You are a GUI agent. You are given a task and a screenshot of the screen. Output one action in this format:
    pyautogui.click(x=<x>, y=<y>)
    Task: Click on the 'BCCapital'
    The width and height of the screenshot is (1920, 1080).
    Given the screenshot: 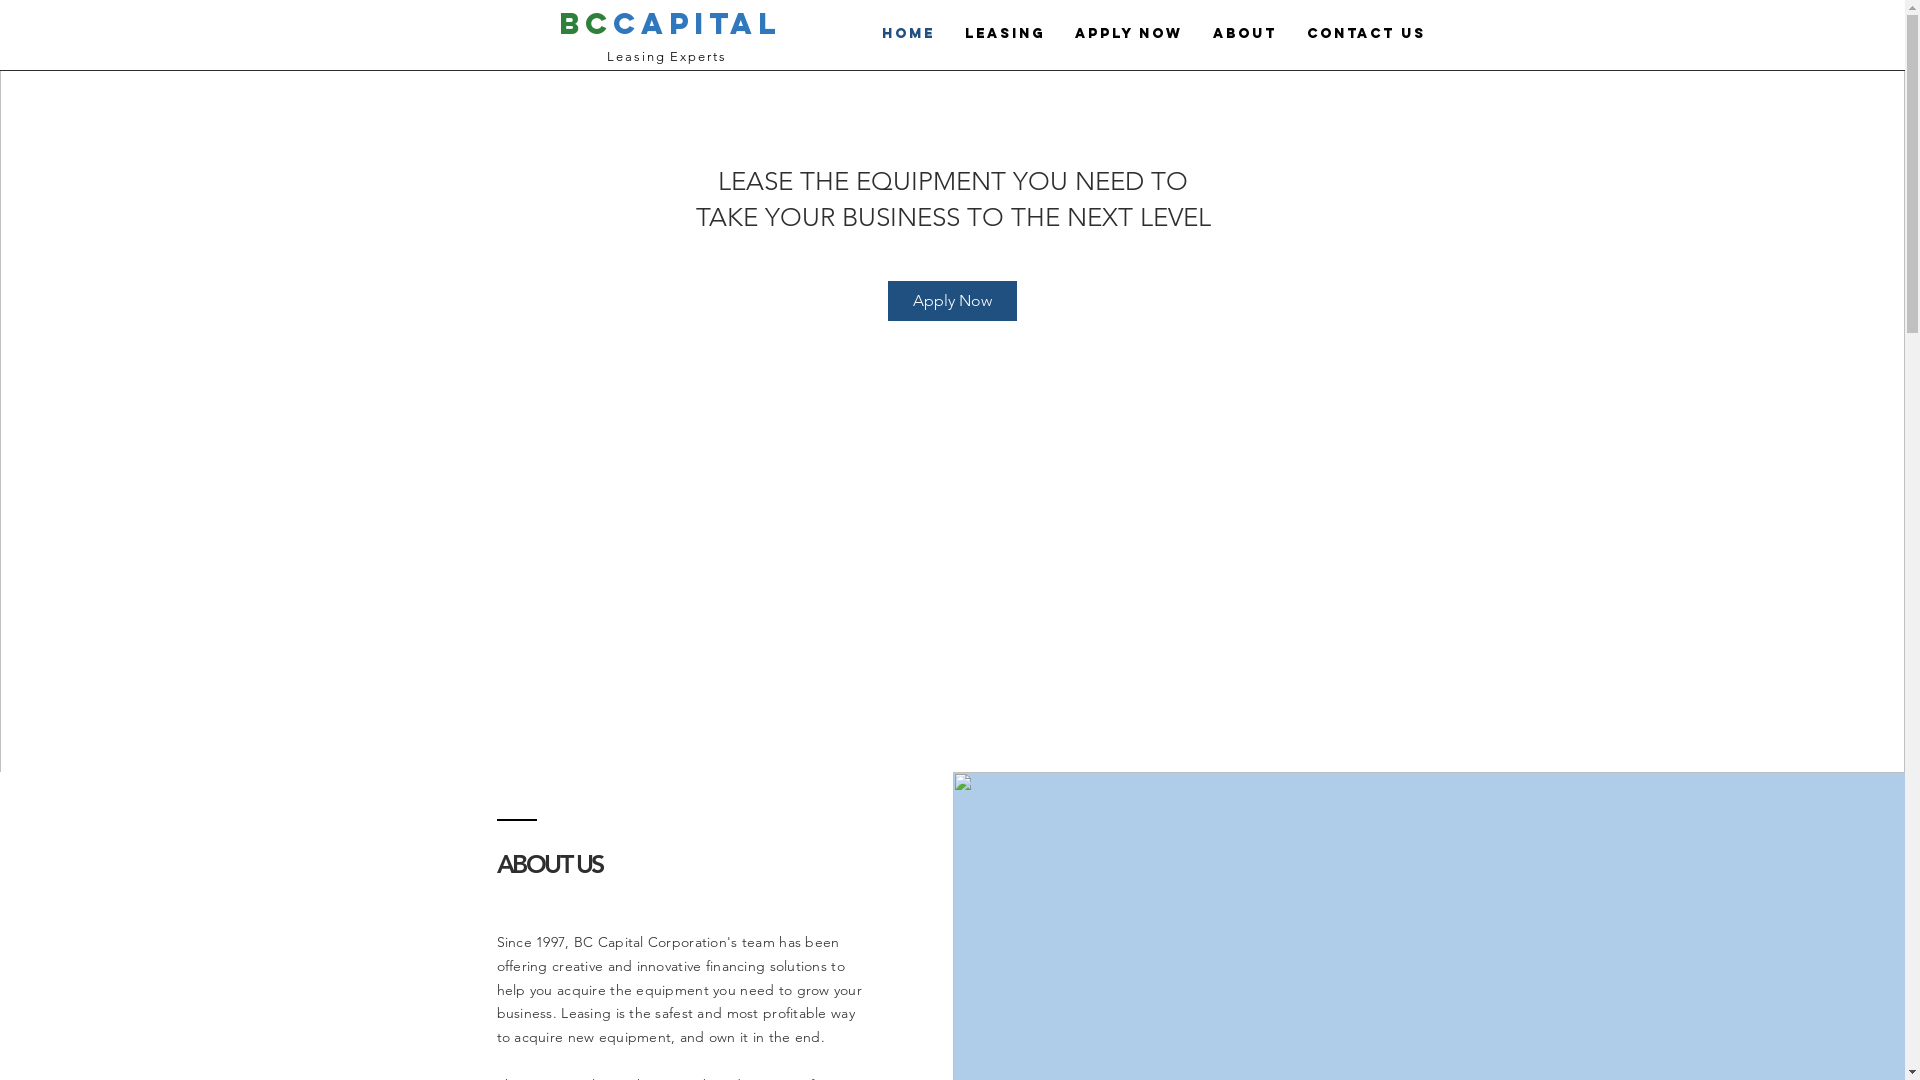 What is the action you would take?
    pyautogui.click(x=668, y=23)
    